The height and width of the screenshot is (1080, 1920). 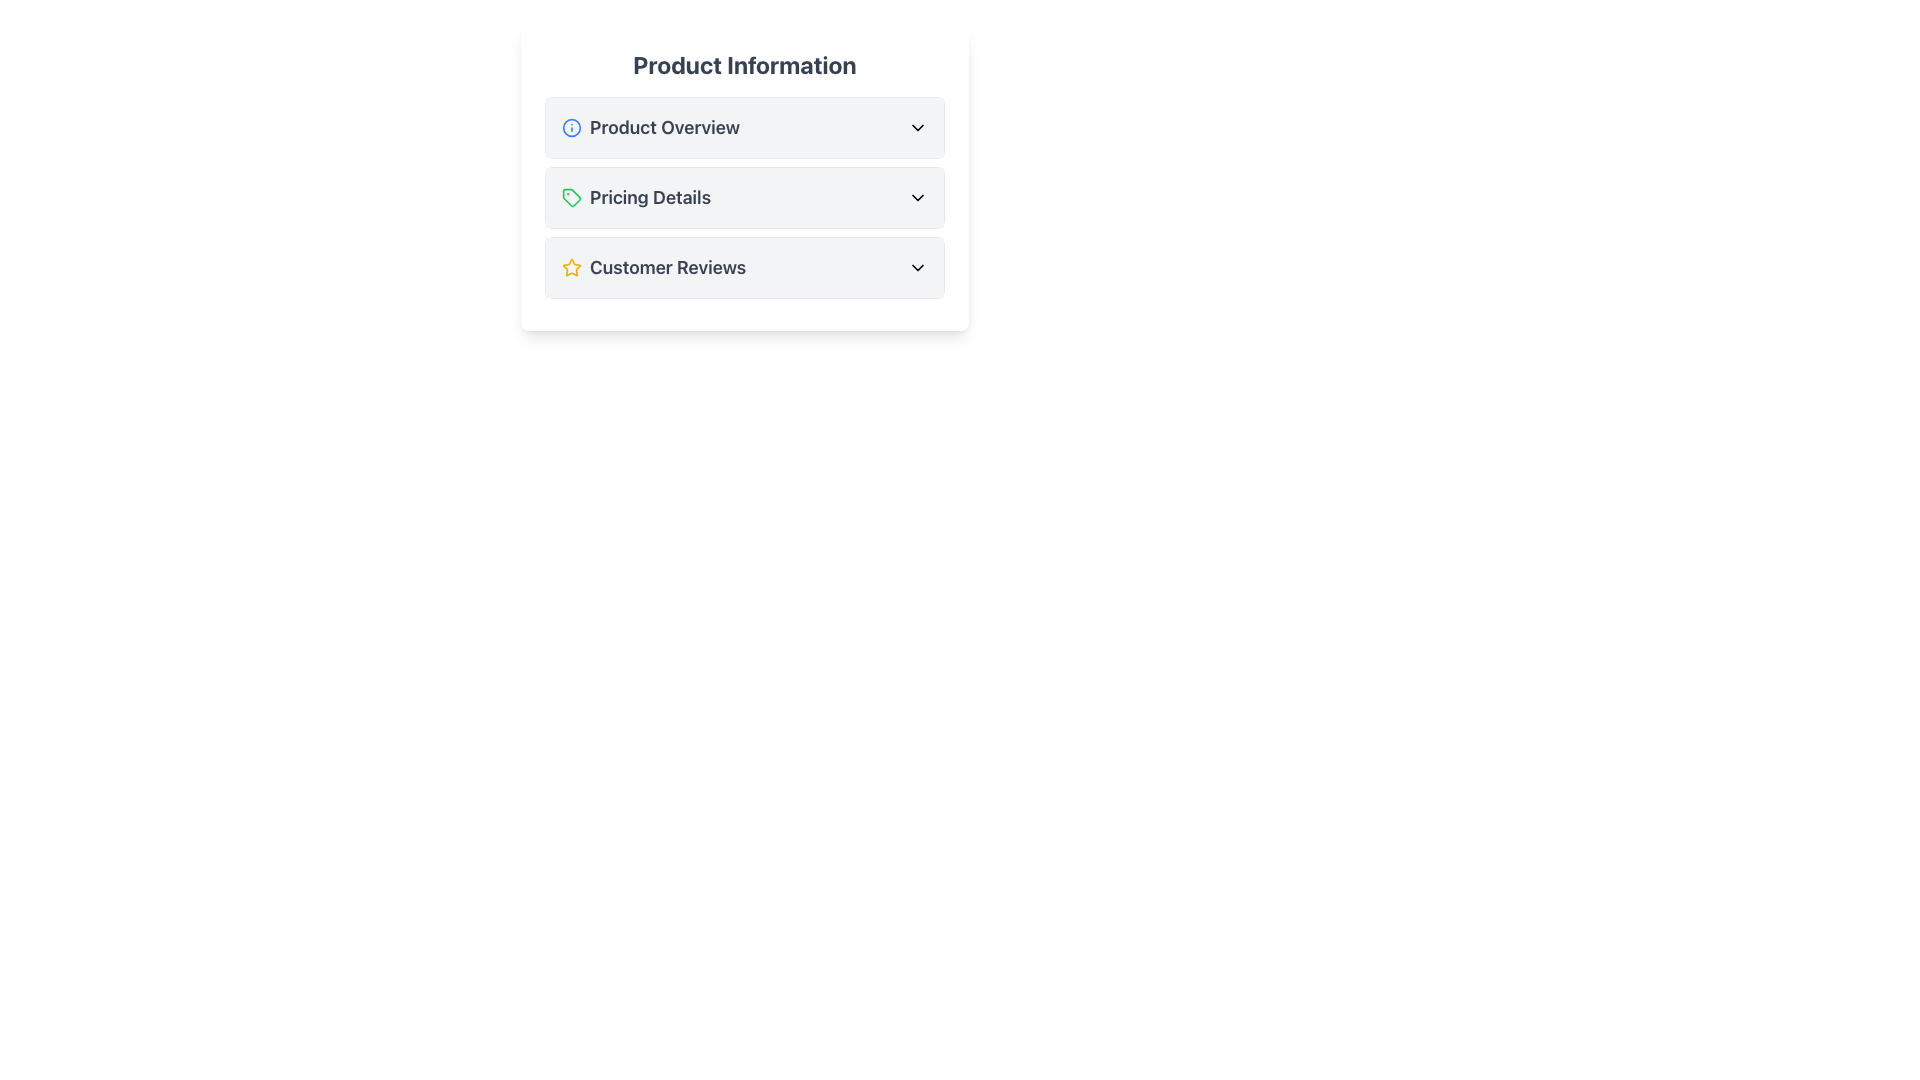 I want to click on the 'Pricing Details' label in the product information section, which is the second item in the list under the 'Product Information' heading, so click(x=650, y=197).